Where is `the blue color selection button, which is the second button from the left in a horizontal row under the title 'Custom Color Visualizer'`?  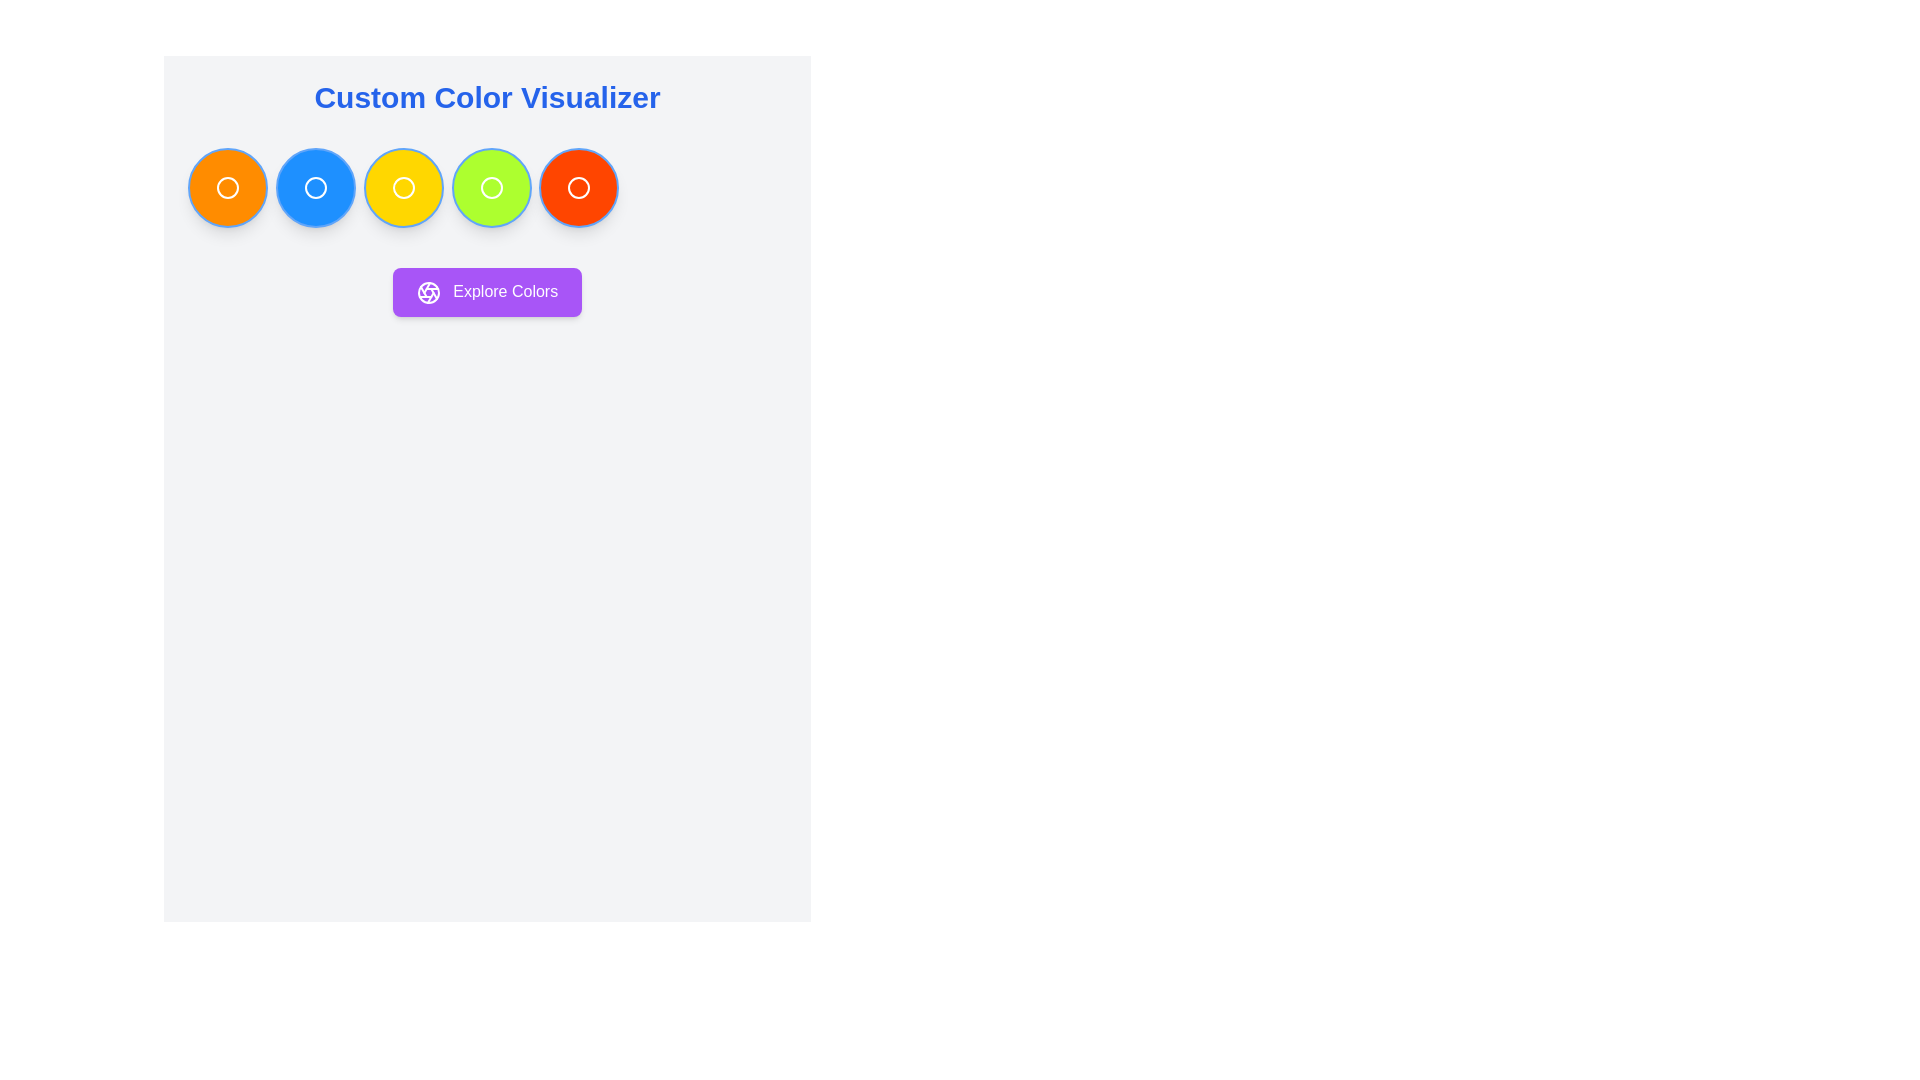 the blue color selection button, which is the second button from the left in a horizontal row under the title 'Custom Color Visualizer' is located at coordinates (314, 188).